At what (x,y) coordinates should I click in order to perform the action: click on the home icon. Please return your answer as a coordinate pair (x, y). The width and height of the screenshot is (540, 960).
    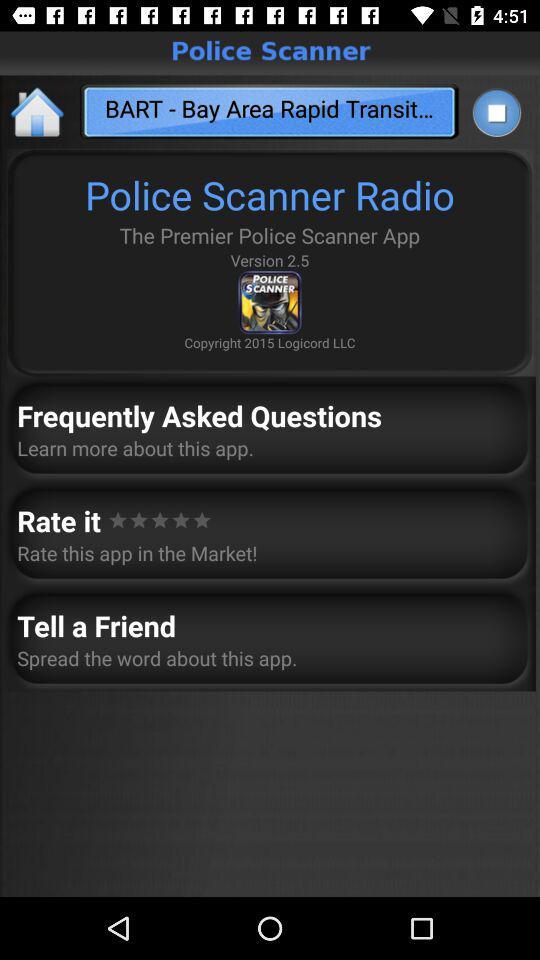
    Looking at the image, I should click on (38, 111).